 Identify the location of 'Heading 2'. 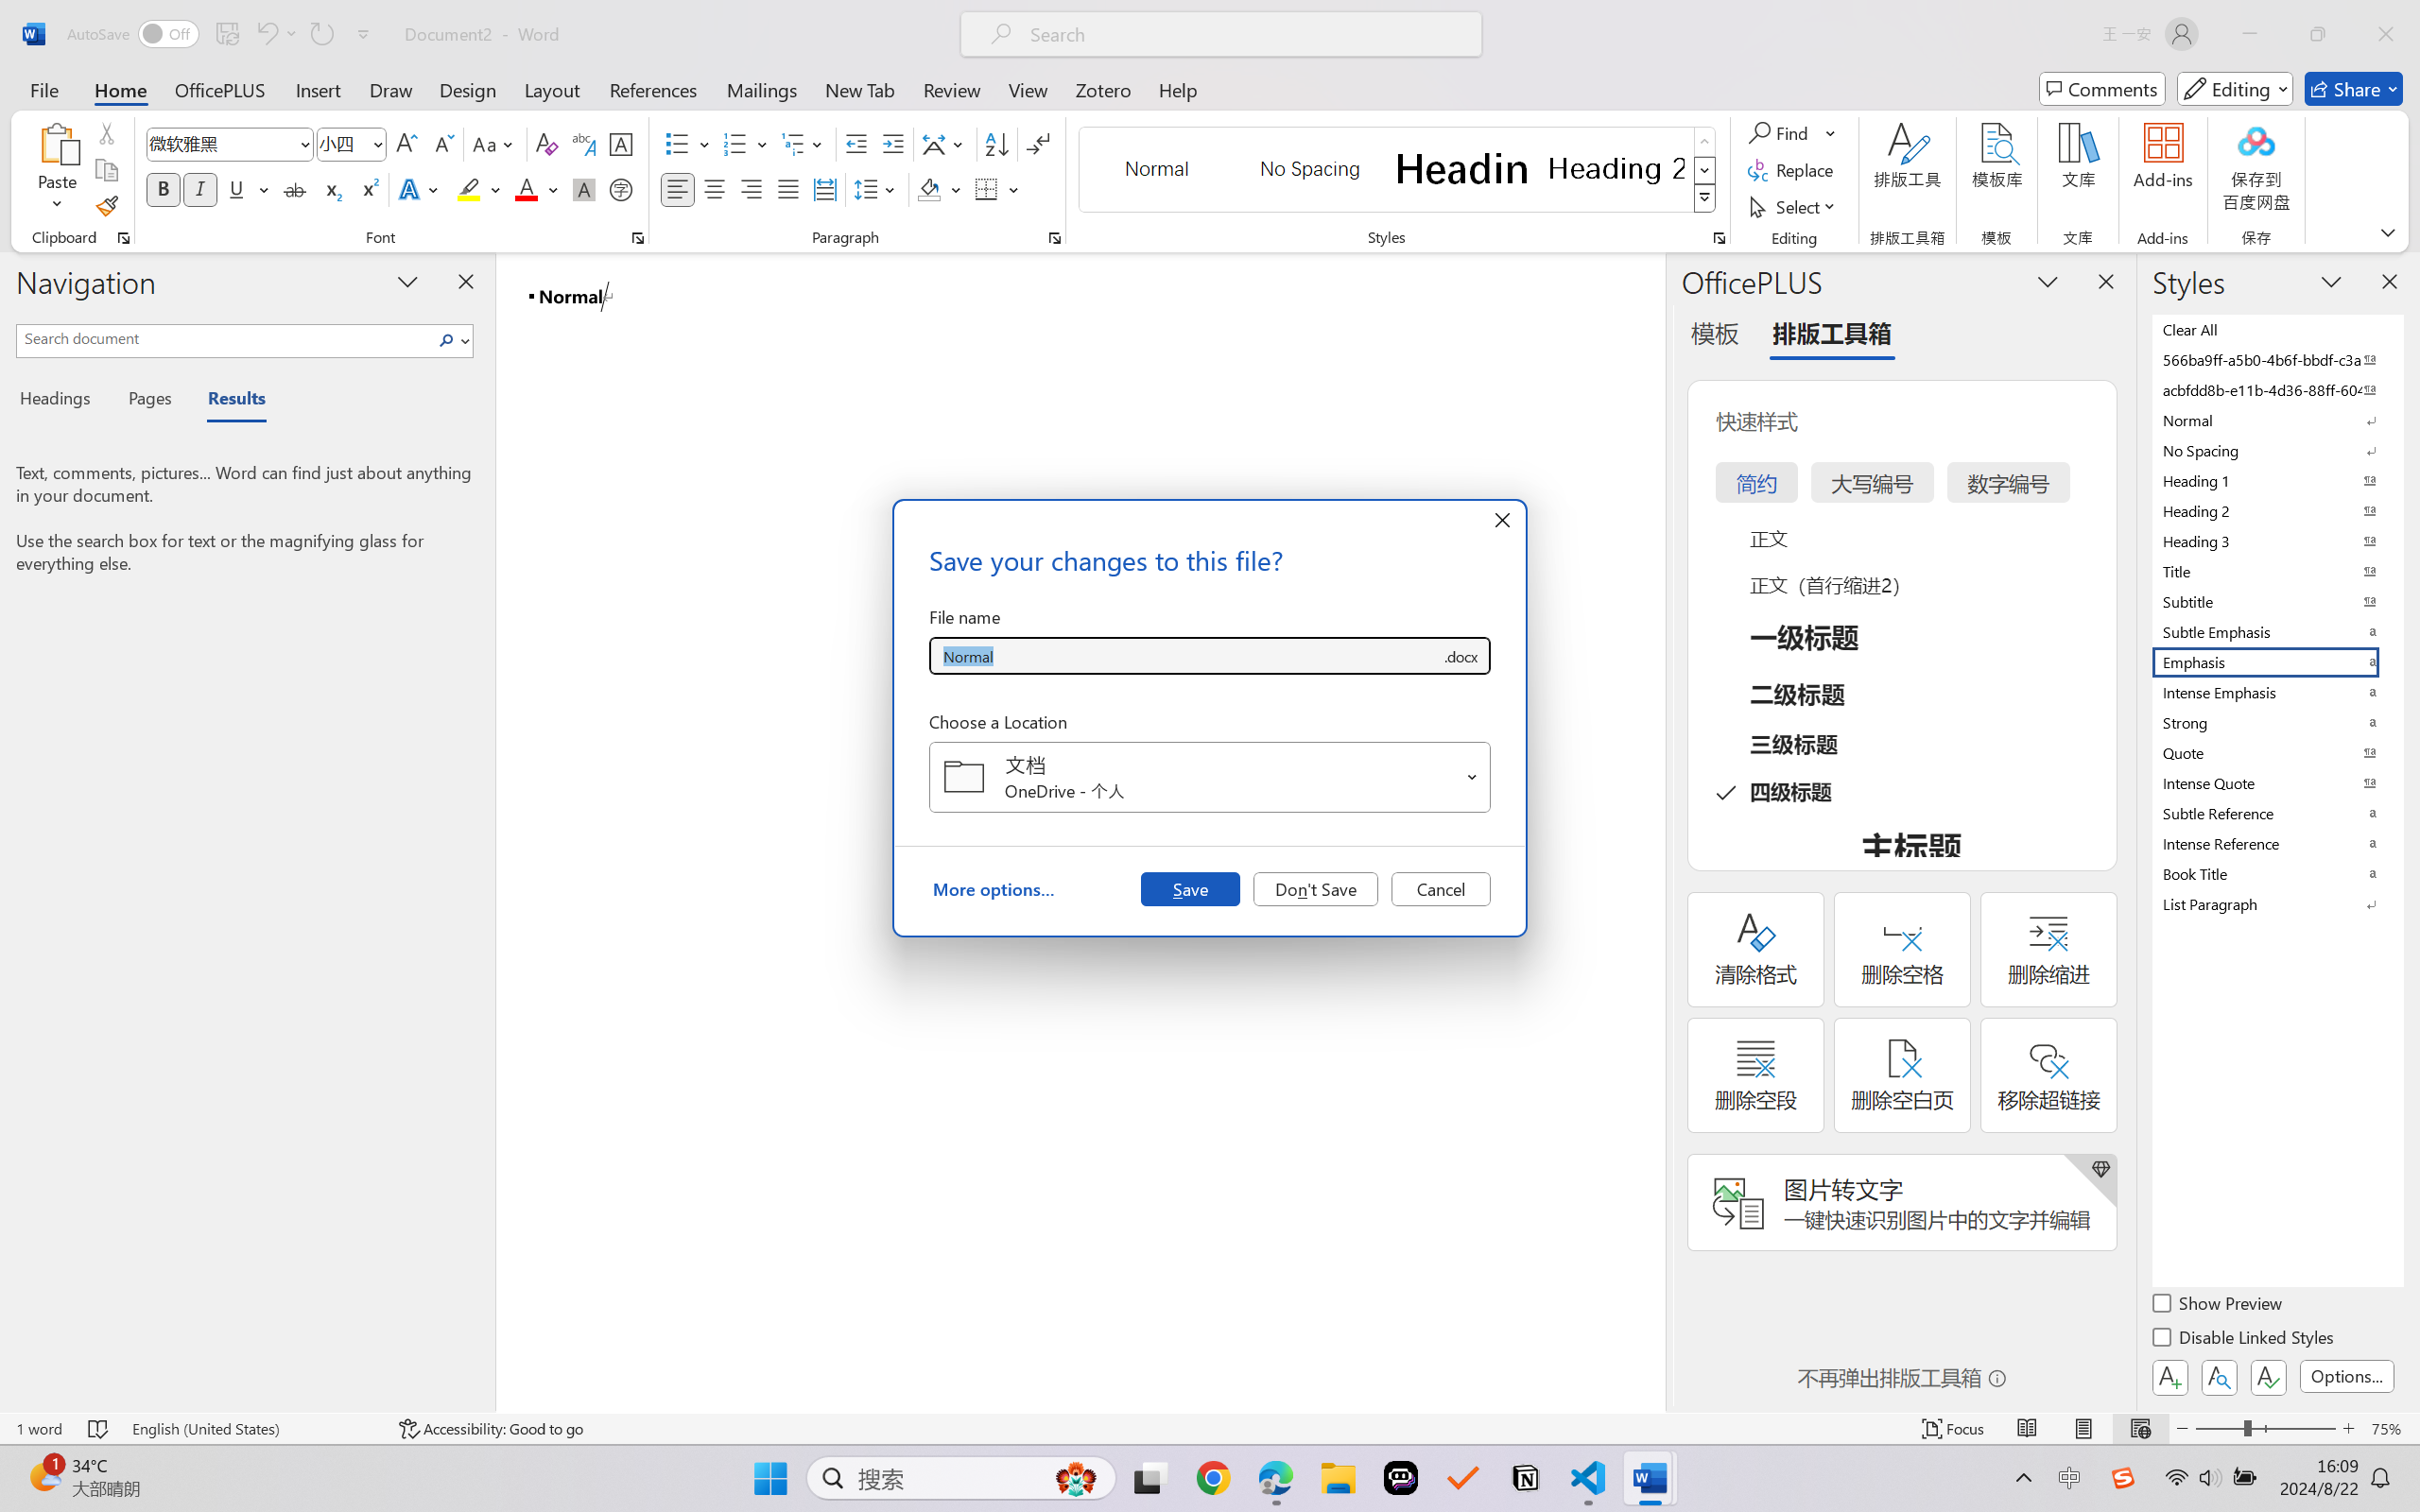
(1616, 168).